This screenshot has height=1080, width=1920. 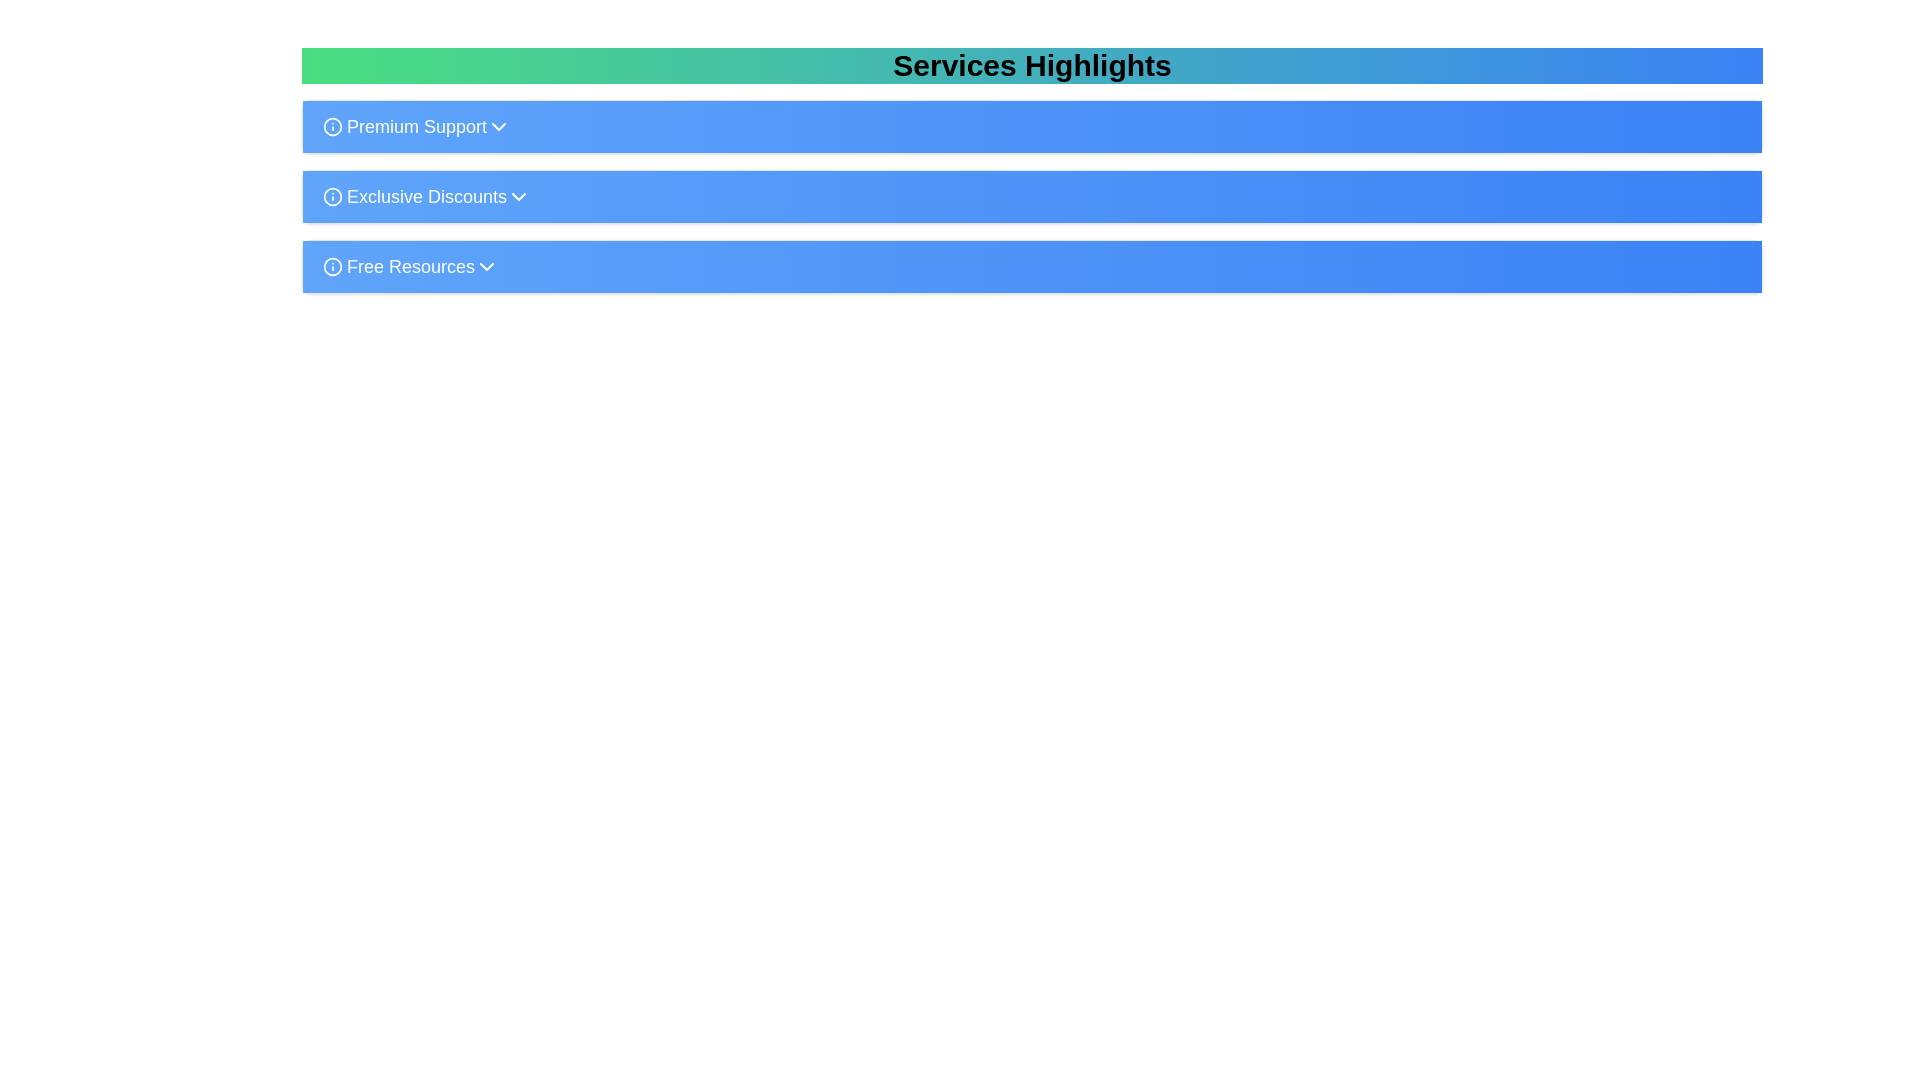 I want to click on the text label heading reading 'Exclusive Discounts', which is centrally located within a blue background area and styled with a medium font size, positioned after 'Premium Support' and before 'Free Resources', so click(x=414, y=196).